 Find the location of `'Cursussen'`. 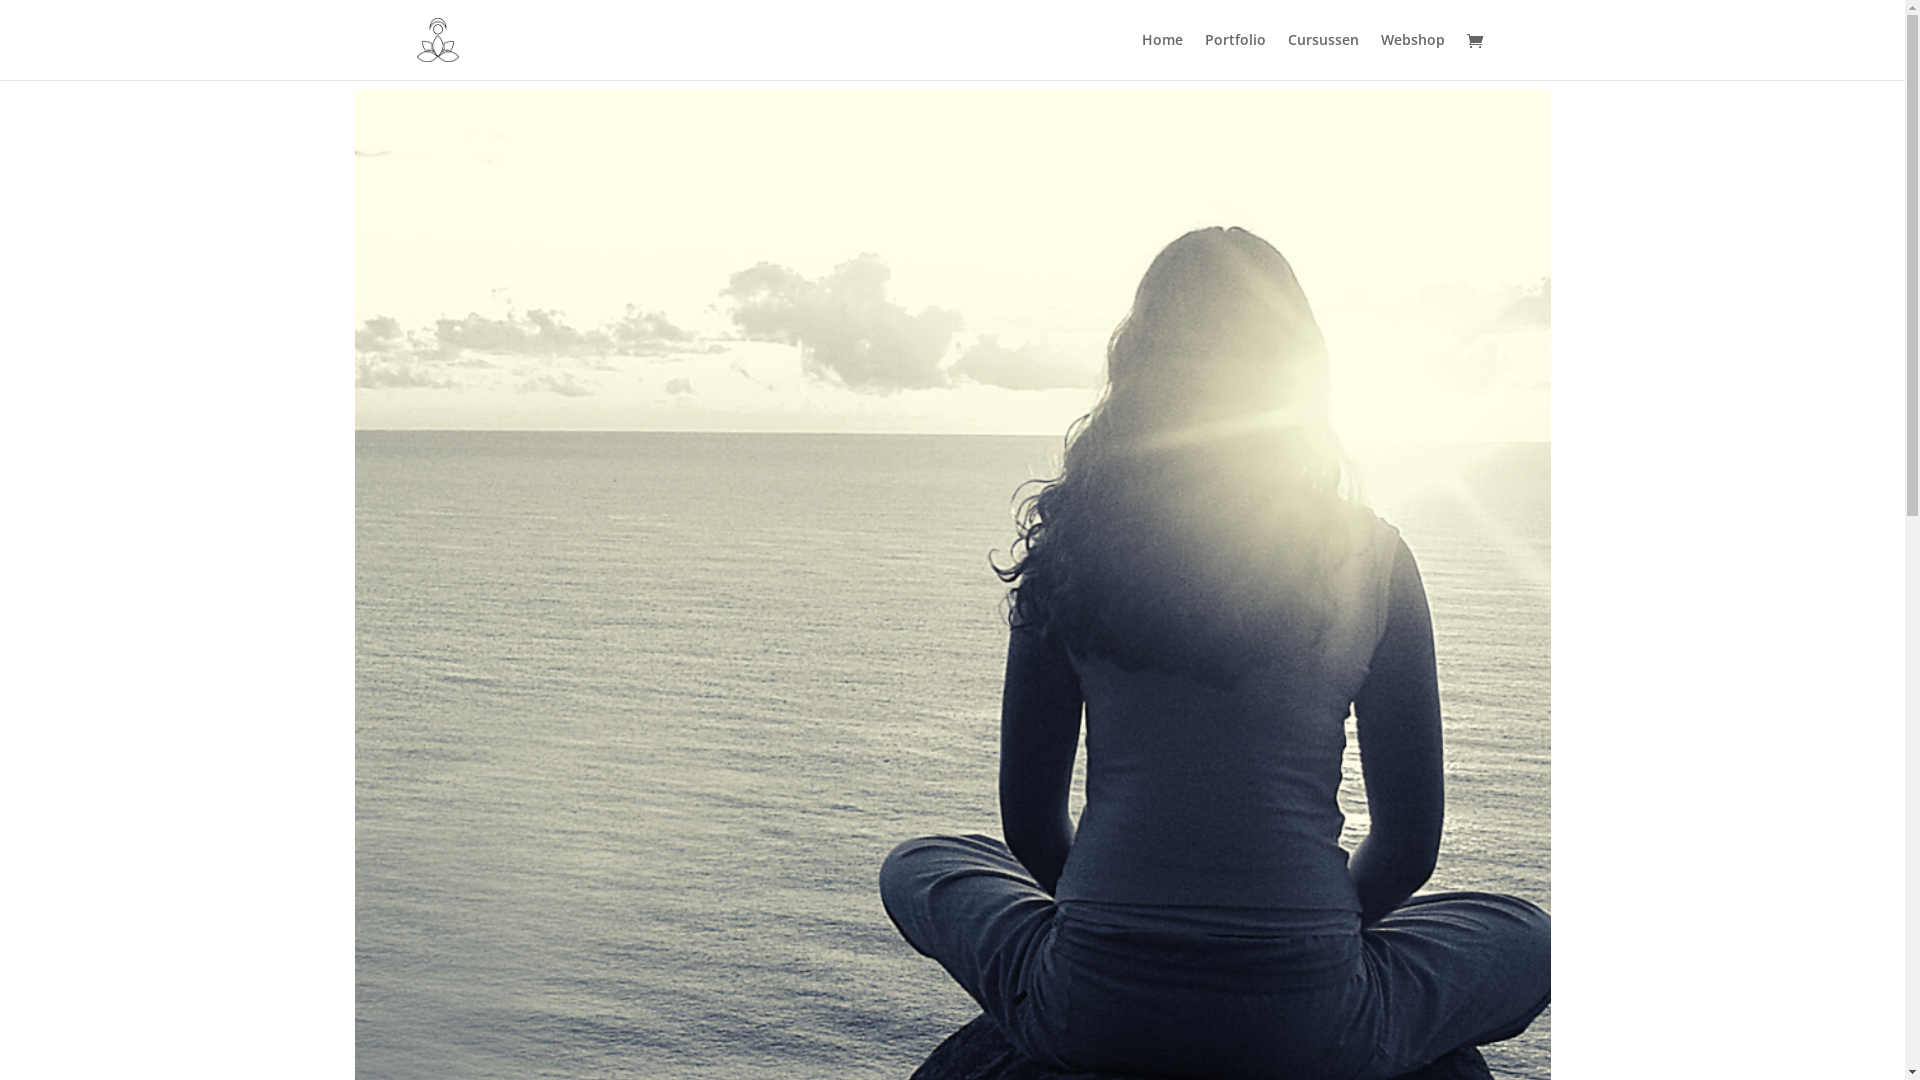

'Cursussen' is located at coordinates (1323, 55).